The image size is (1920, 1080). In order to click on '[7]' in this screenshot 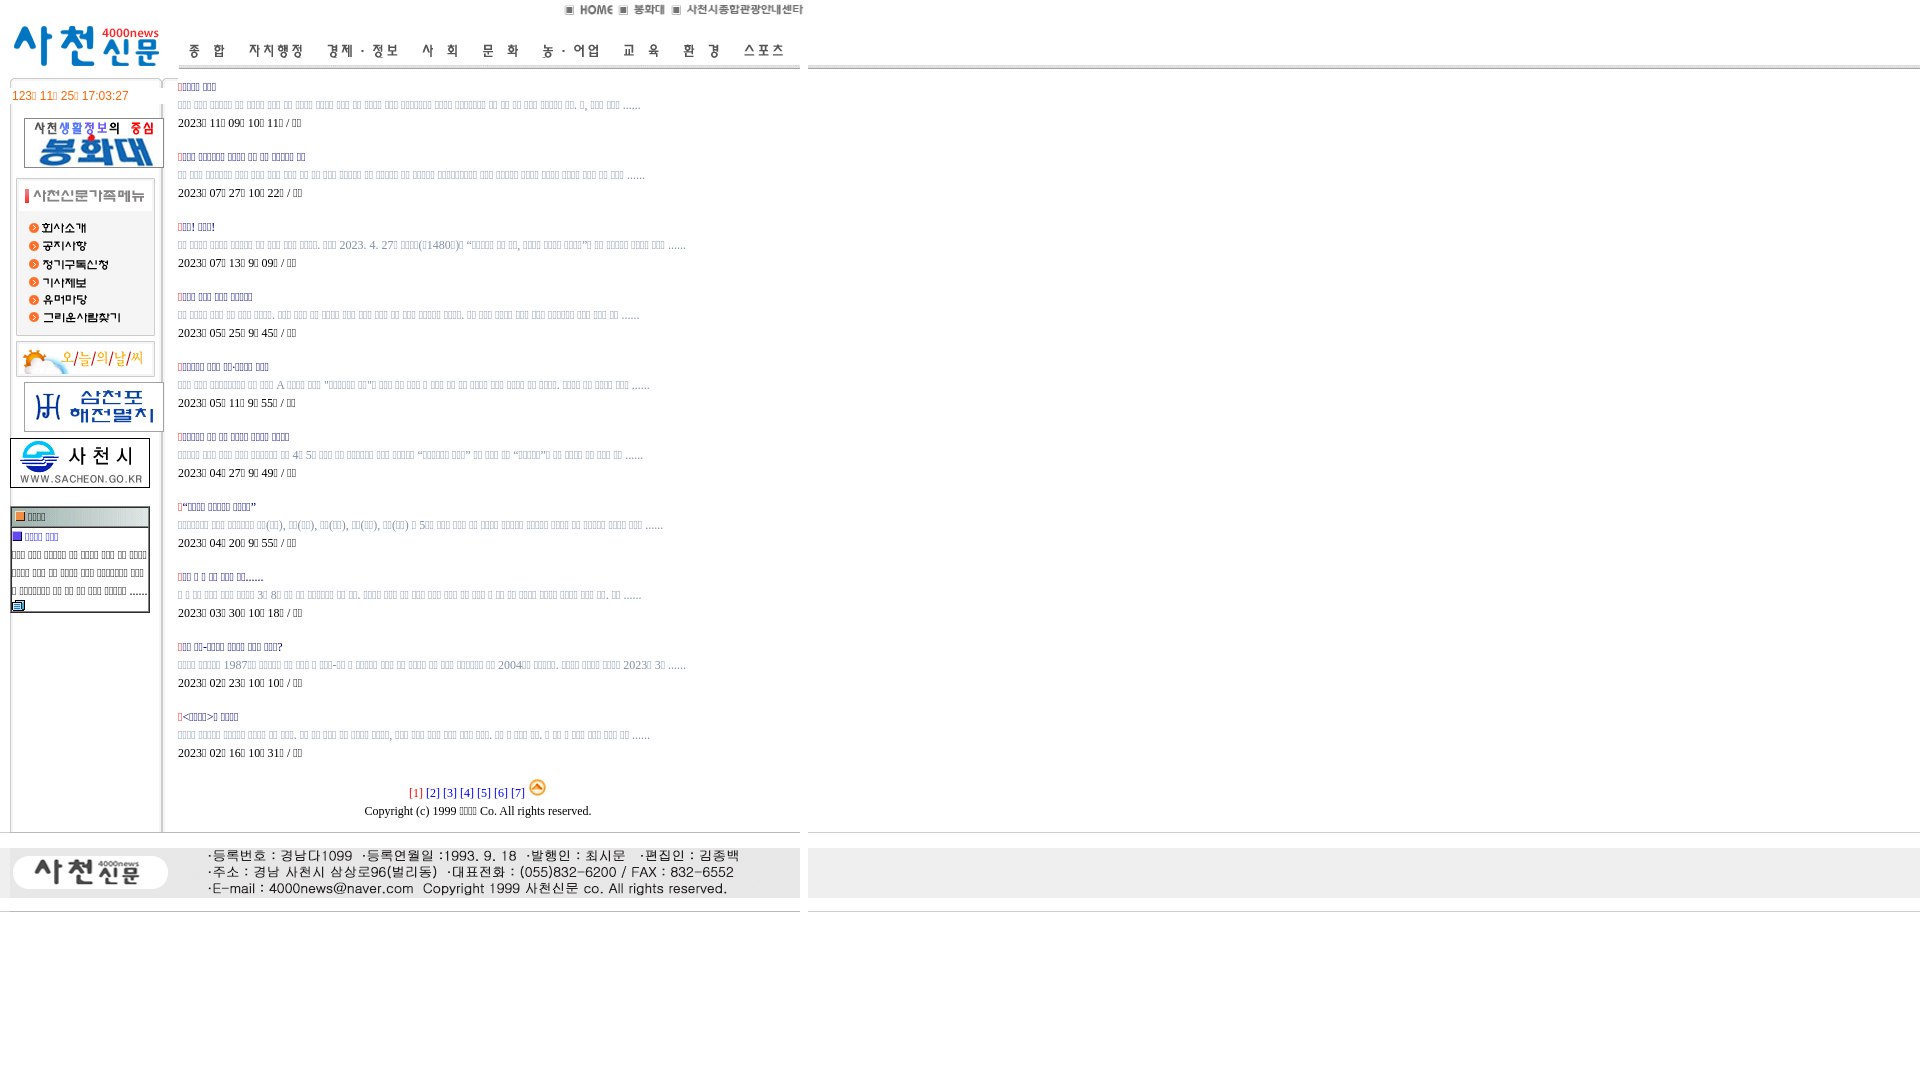, I will do `click(518, 792)`.